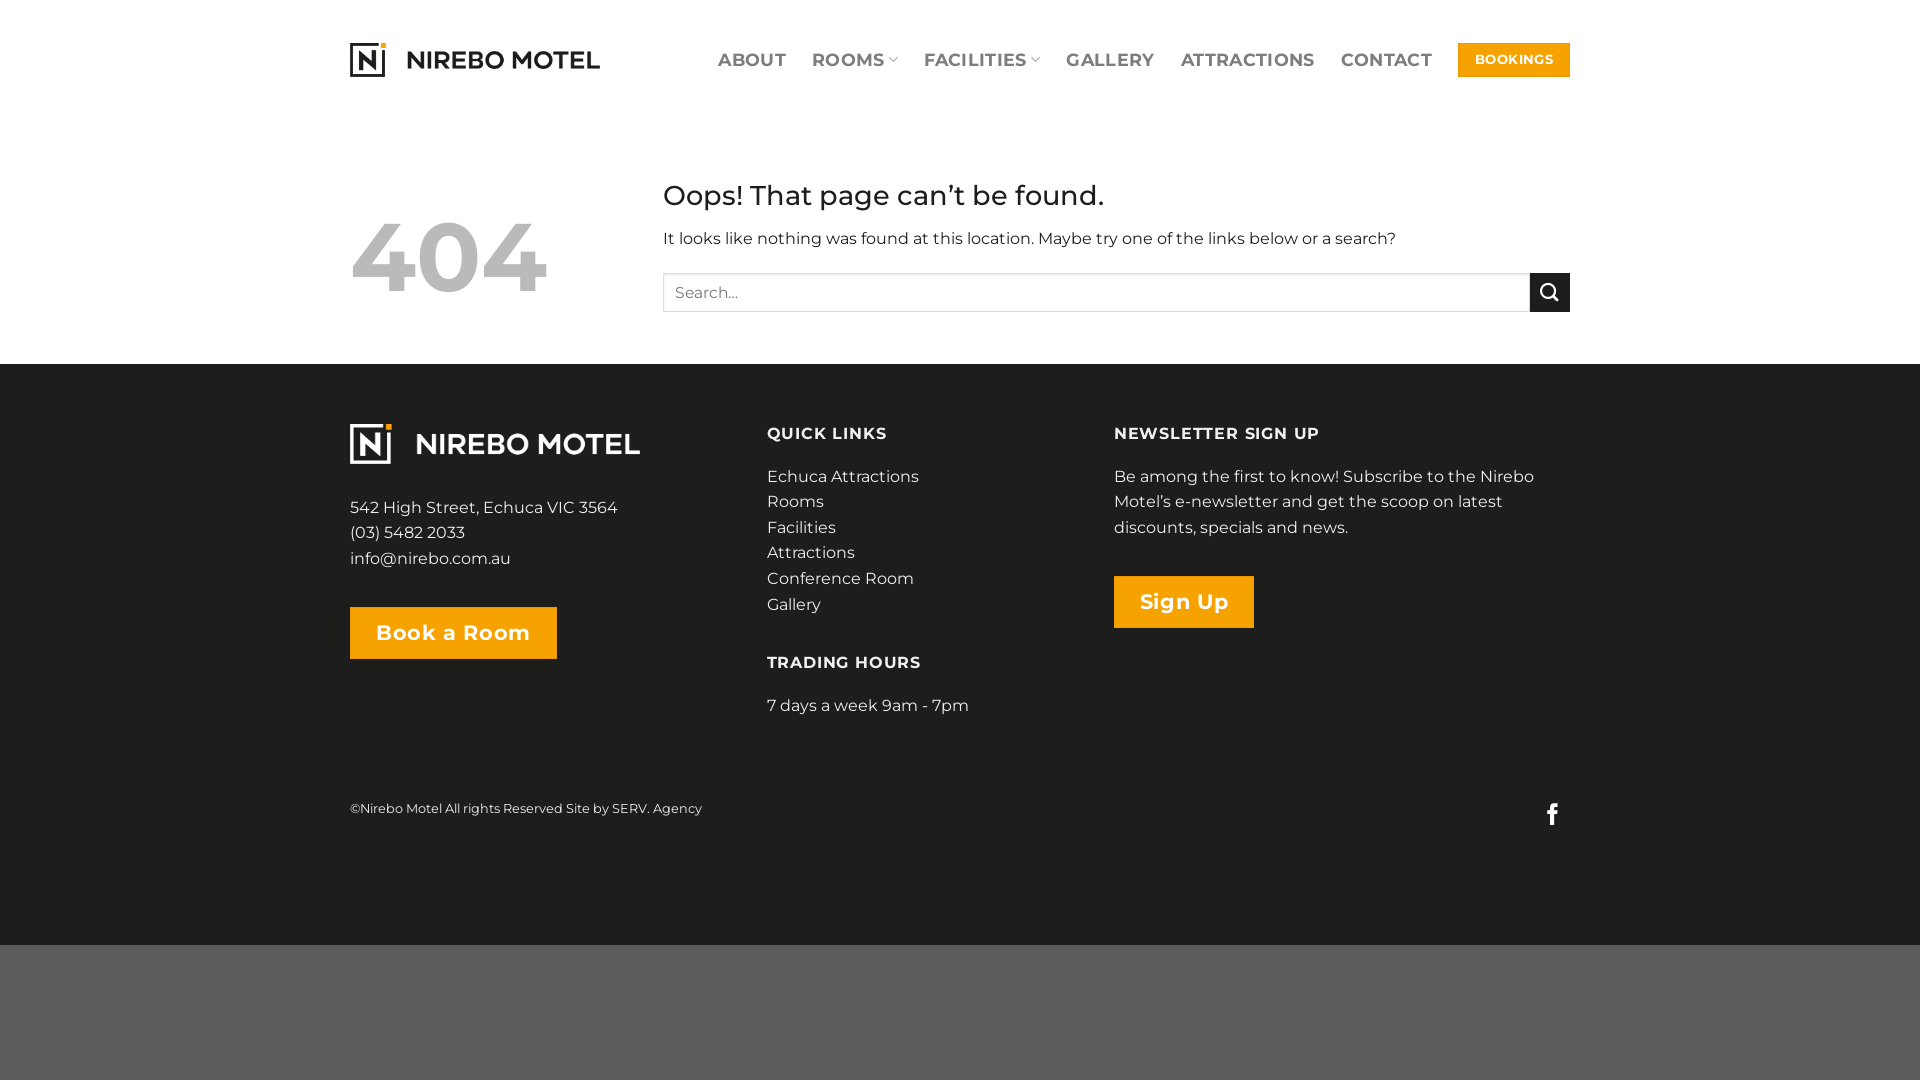 Image resolution: width=1920 pixels, height=1080 pixels. I want to click on 'Follow on Facebook', so click(1552, 816).